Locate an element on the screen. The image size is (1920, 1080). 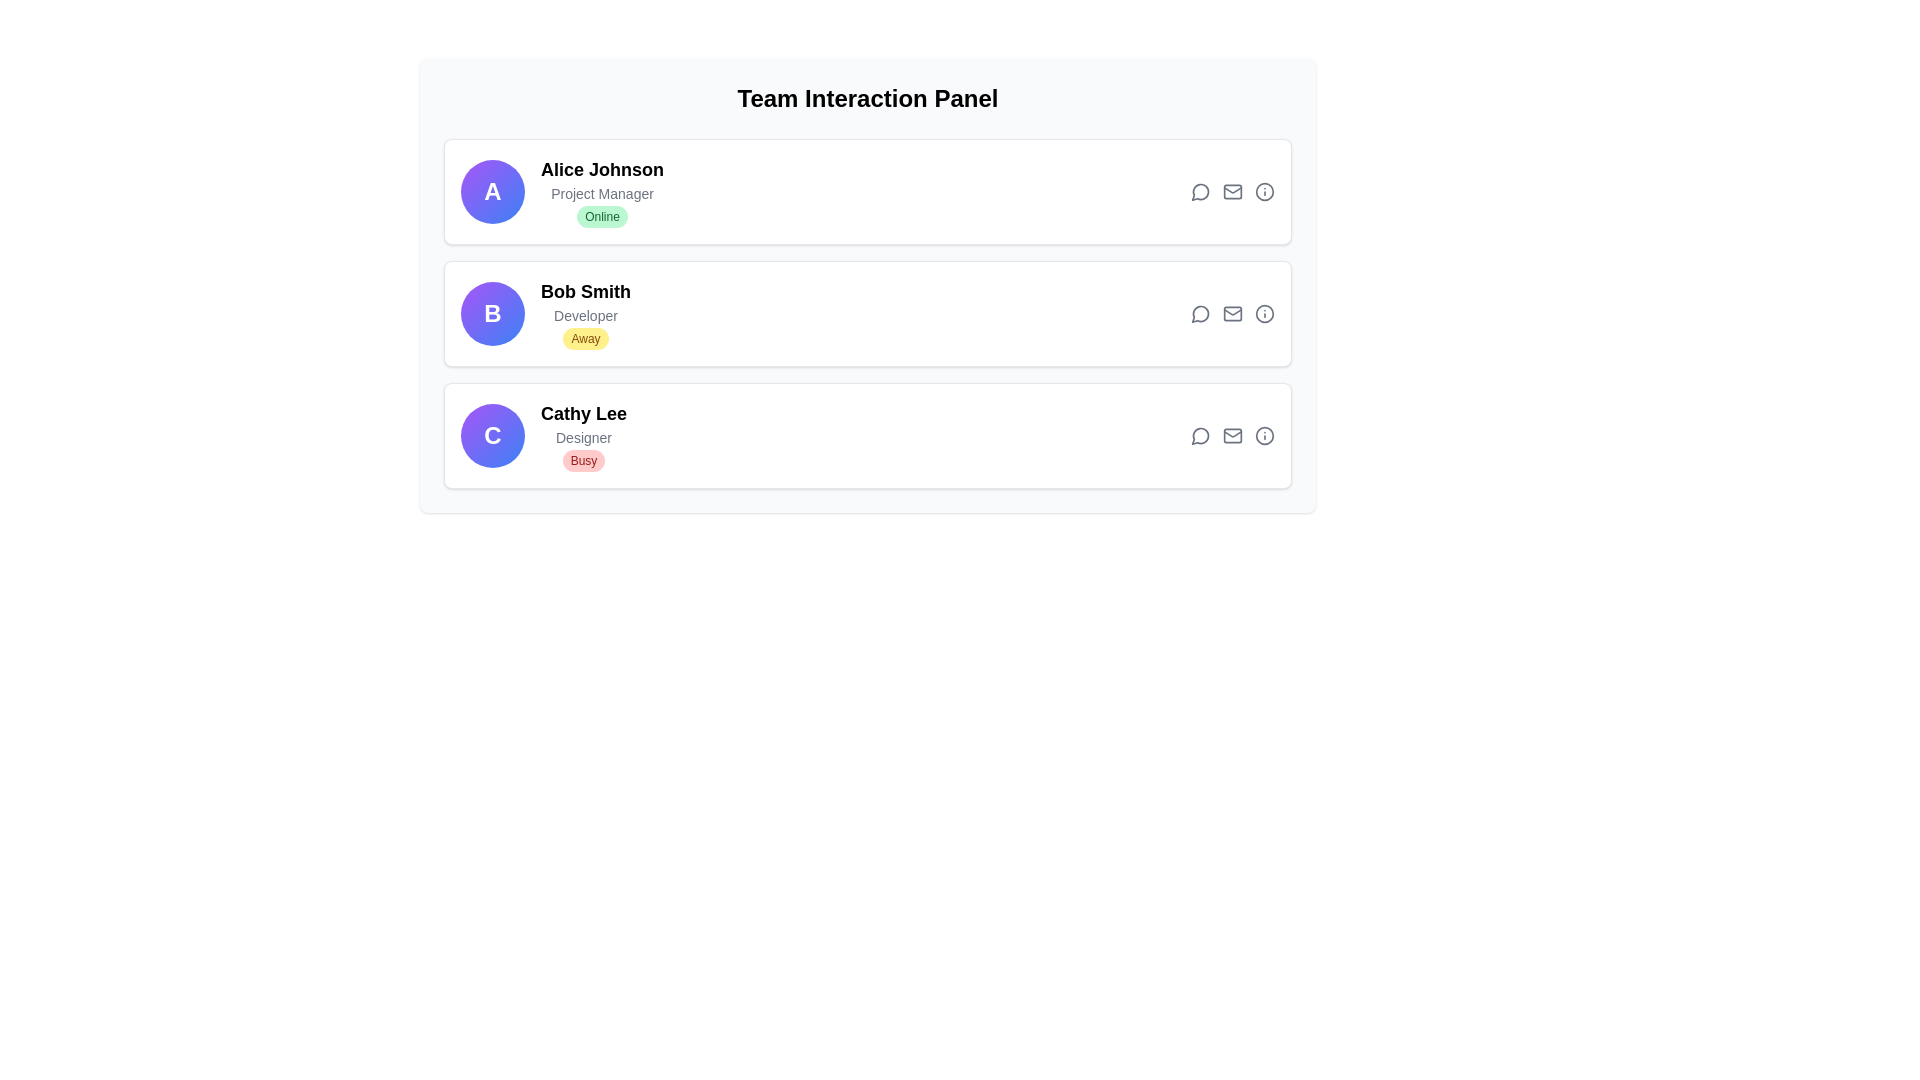
the circular 'info' icon button located in the 'Team Interaction Panel' section, which is the last among three similar icons associated with 'Alice Johnson' is located at coordinates (1264, 192).